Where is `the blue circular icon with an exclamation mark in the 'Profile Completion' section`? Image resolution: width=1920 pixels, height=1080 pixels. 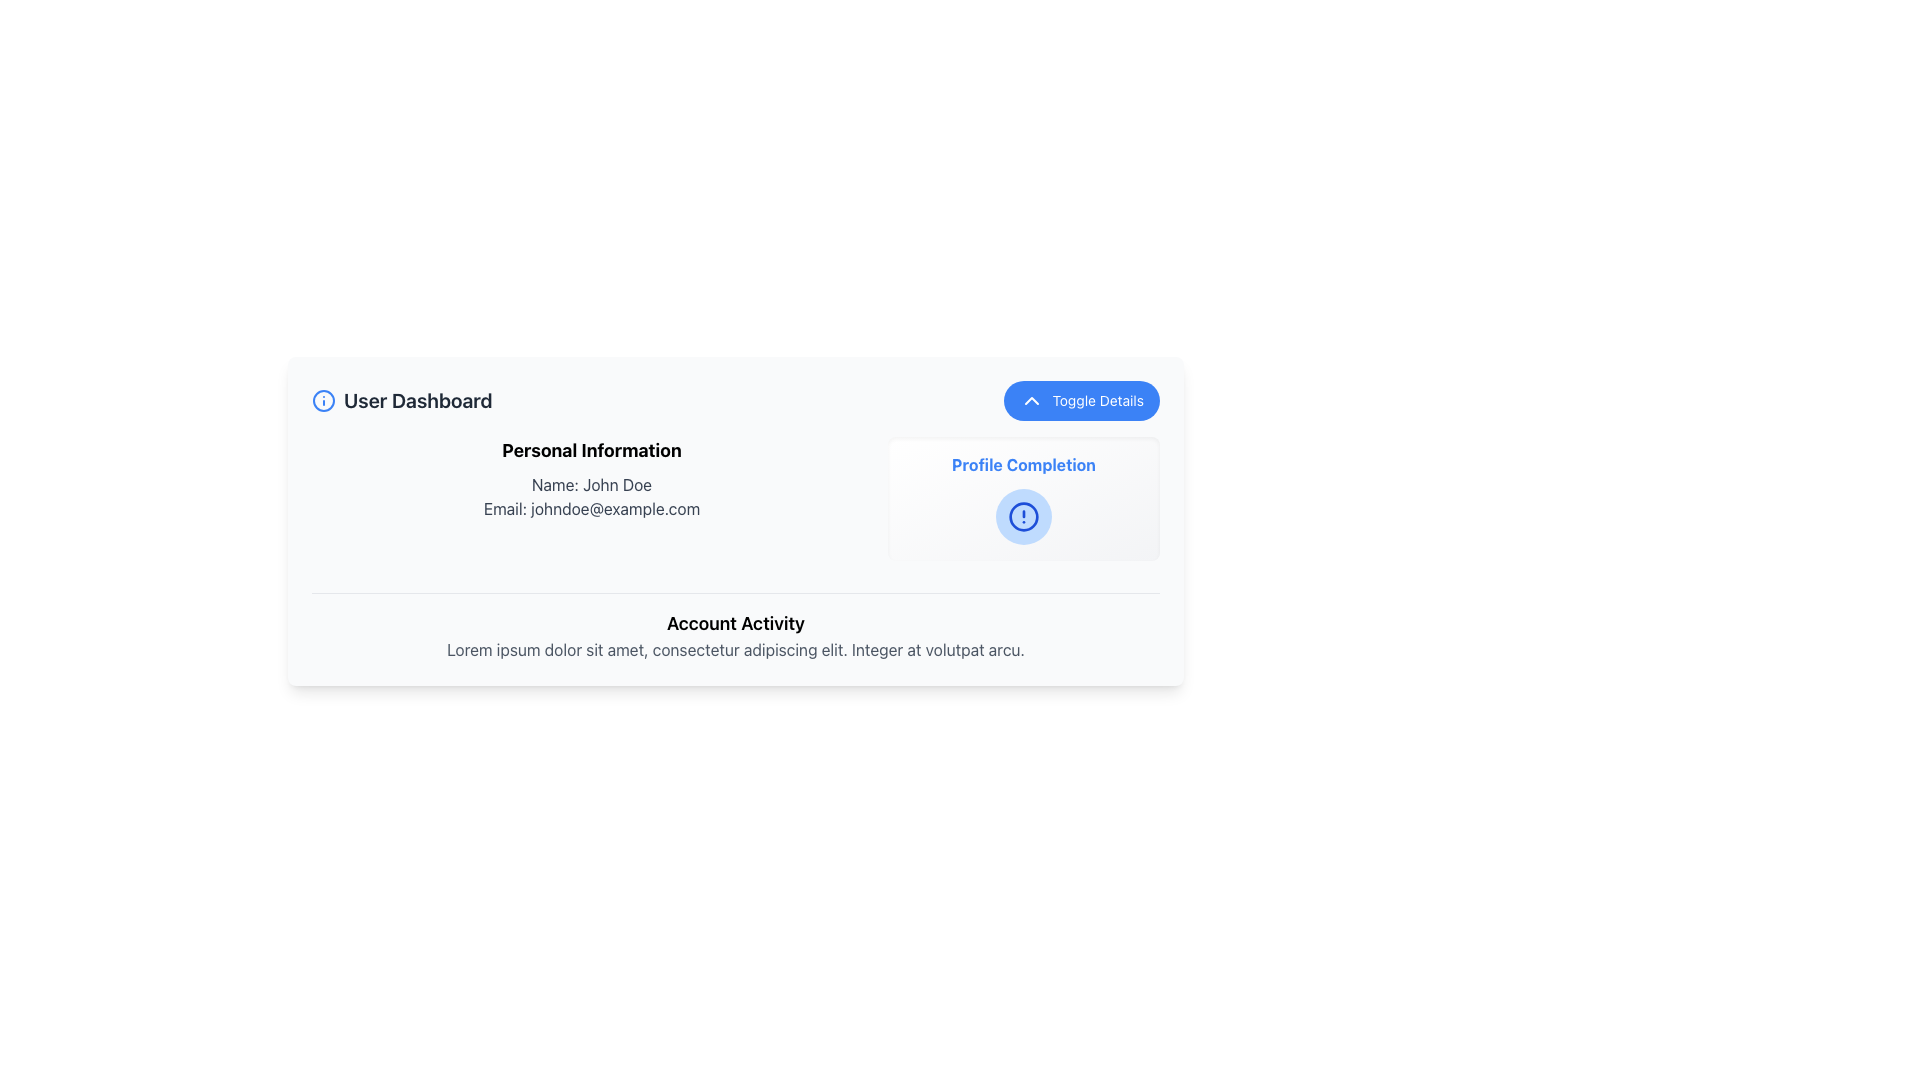 the blue circular icon with an exclamation mark in the 'Profile Completion' section is located at coordinates (1023, 515).